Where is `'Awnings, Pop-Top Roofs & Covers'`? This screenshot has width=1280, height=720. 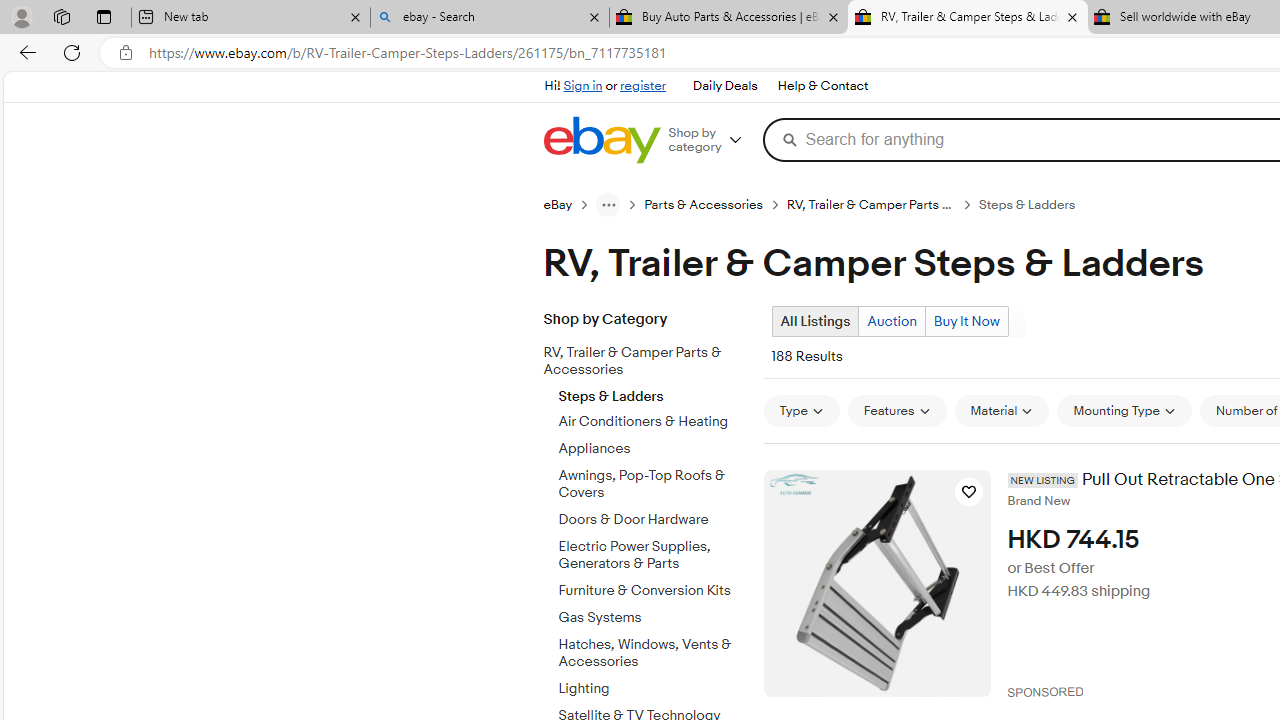 'Awnings, Pop-Top Roofs & Covers' is located at coordinates (653, 485).